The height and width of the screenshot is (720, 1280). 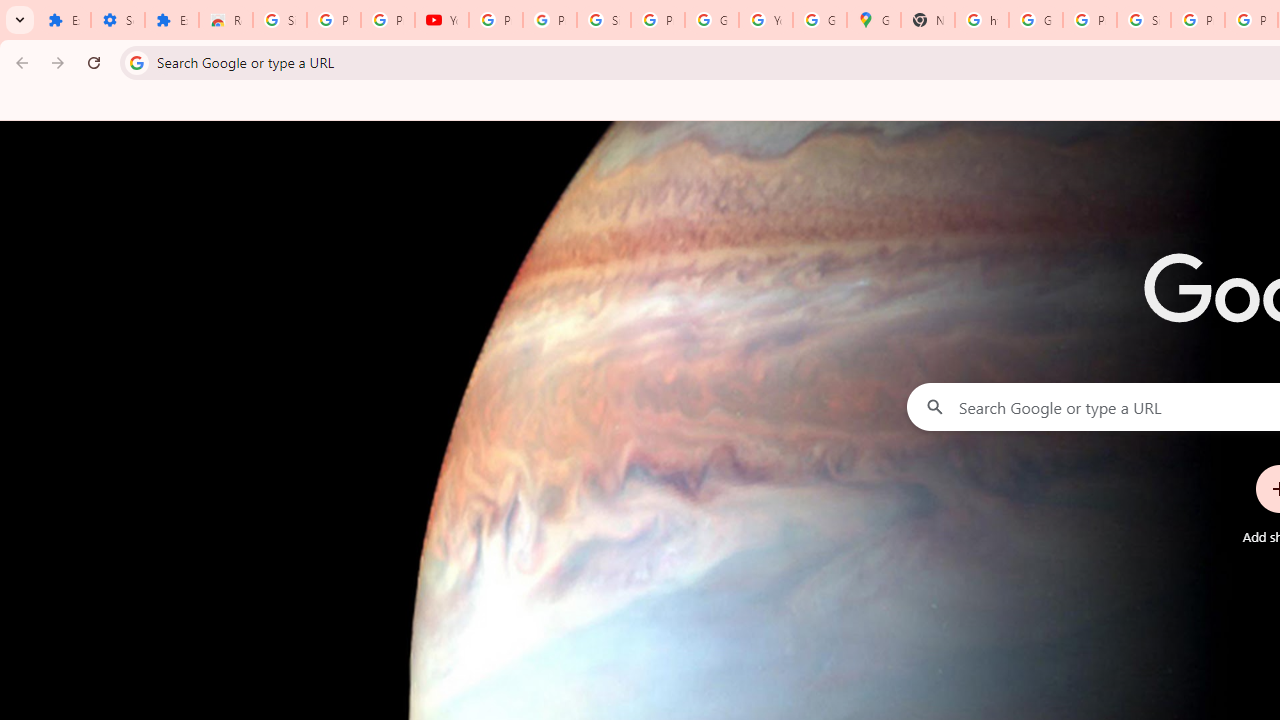 I want to click on 'https://scholar.google.com/', so click(x=981, y=20).